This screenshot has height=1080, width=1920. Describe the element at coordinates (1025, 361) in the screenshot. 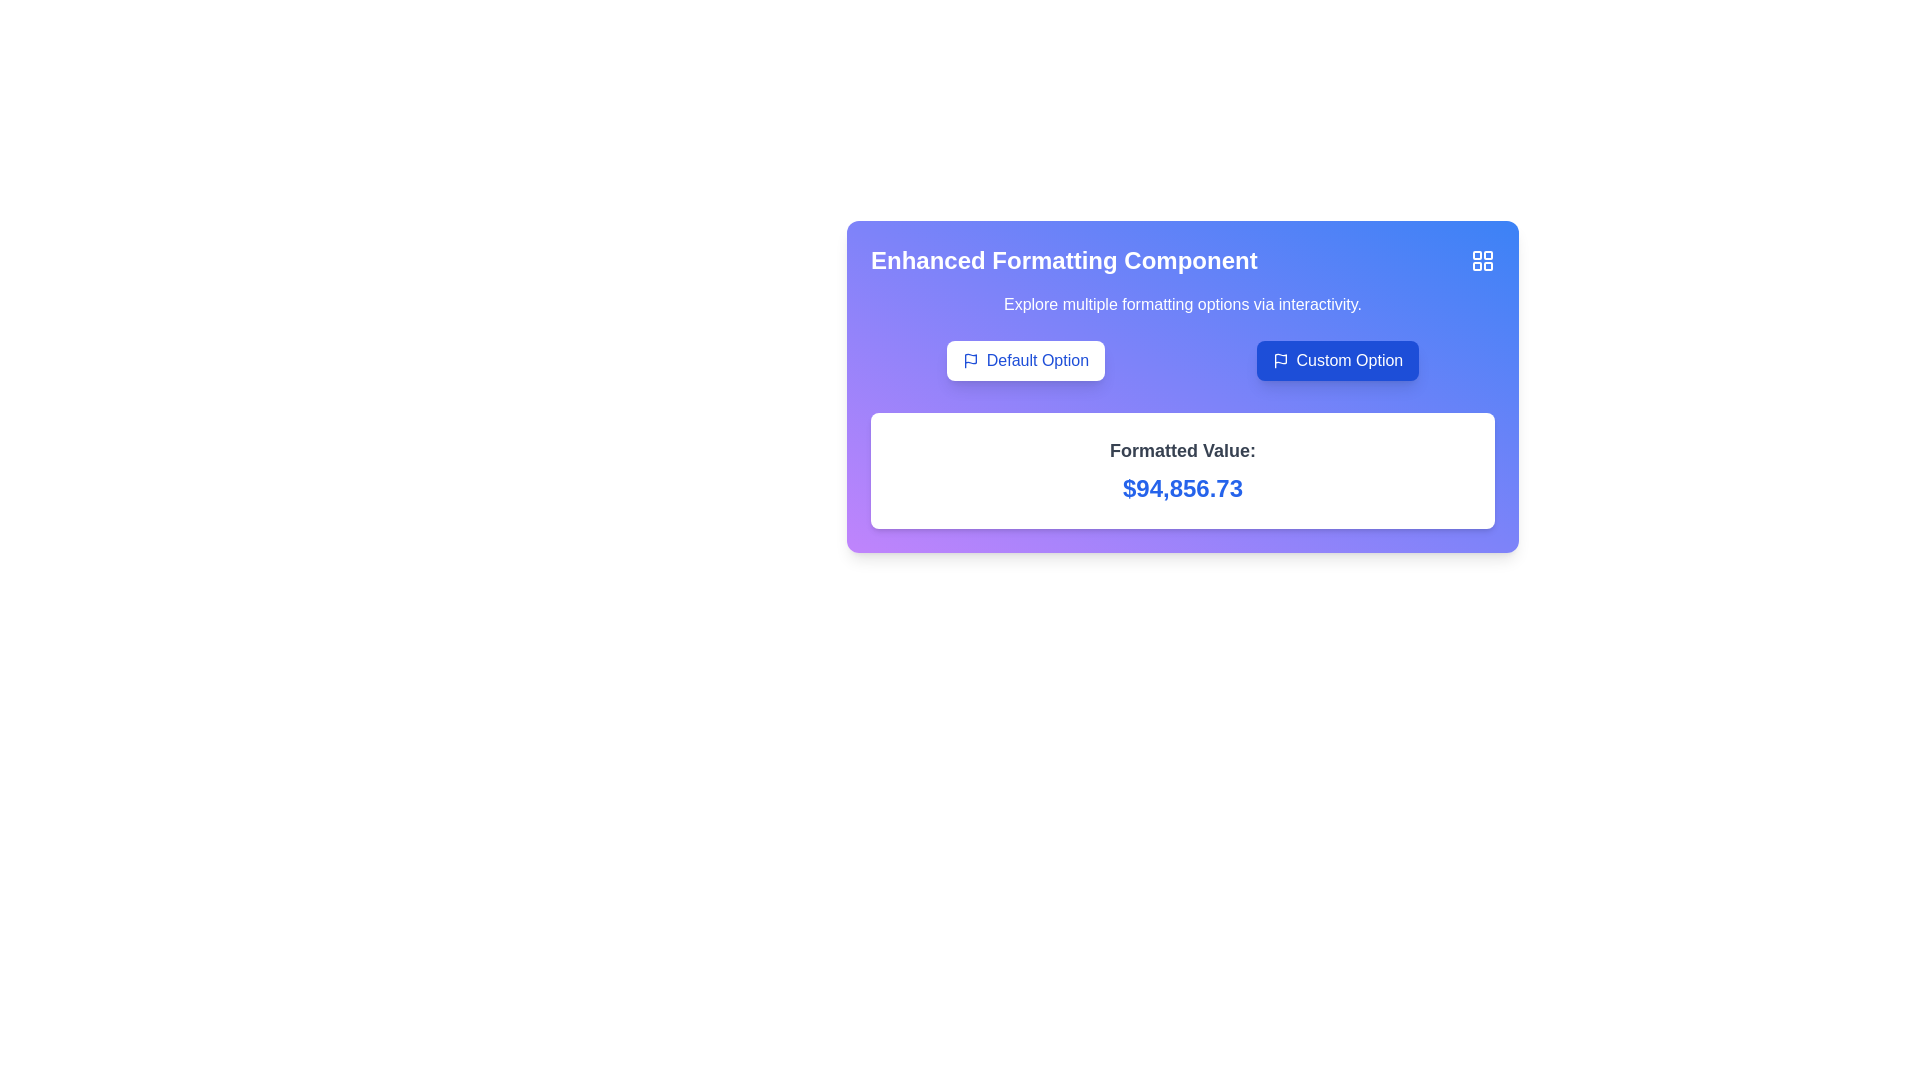

I see `the button labeled 'Default Option' which has a white background and blue text, located` at that location.